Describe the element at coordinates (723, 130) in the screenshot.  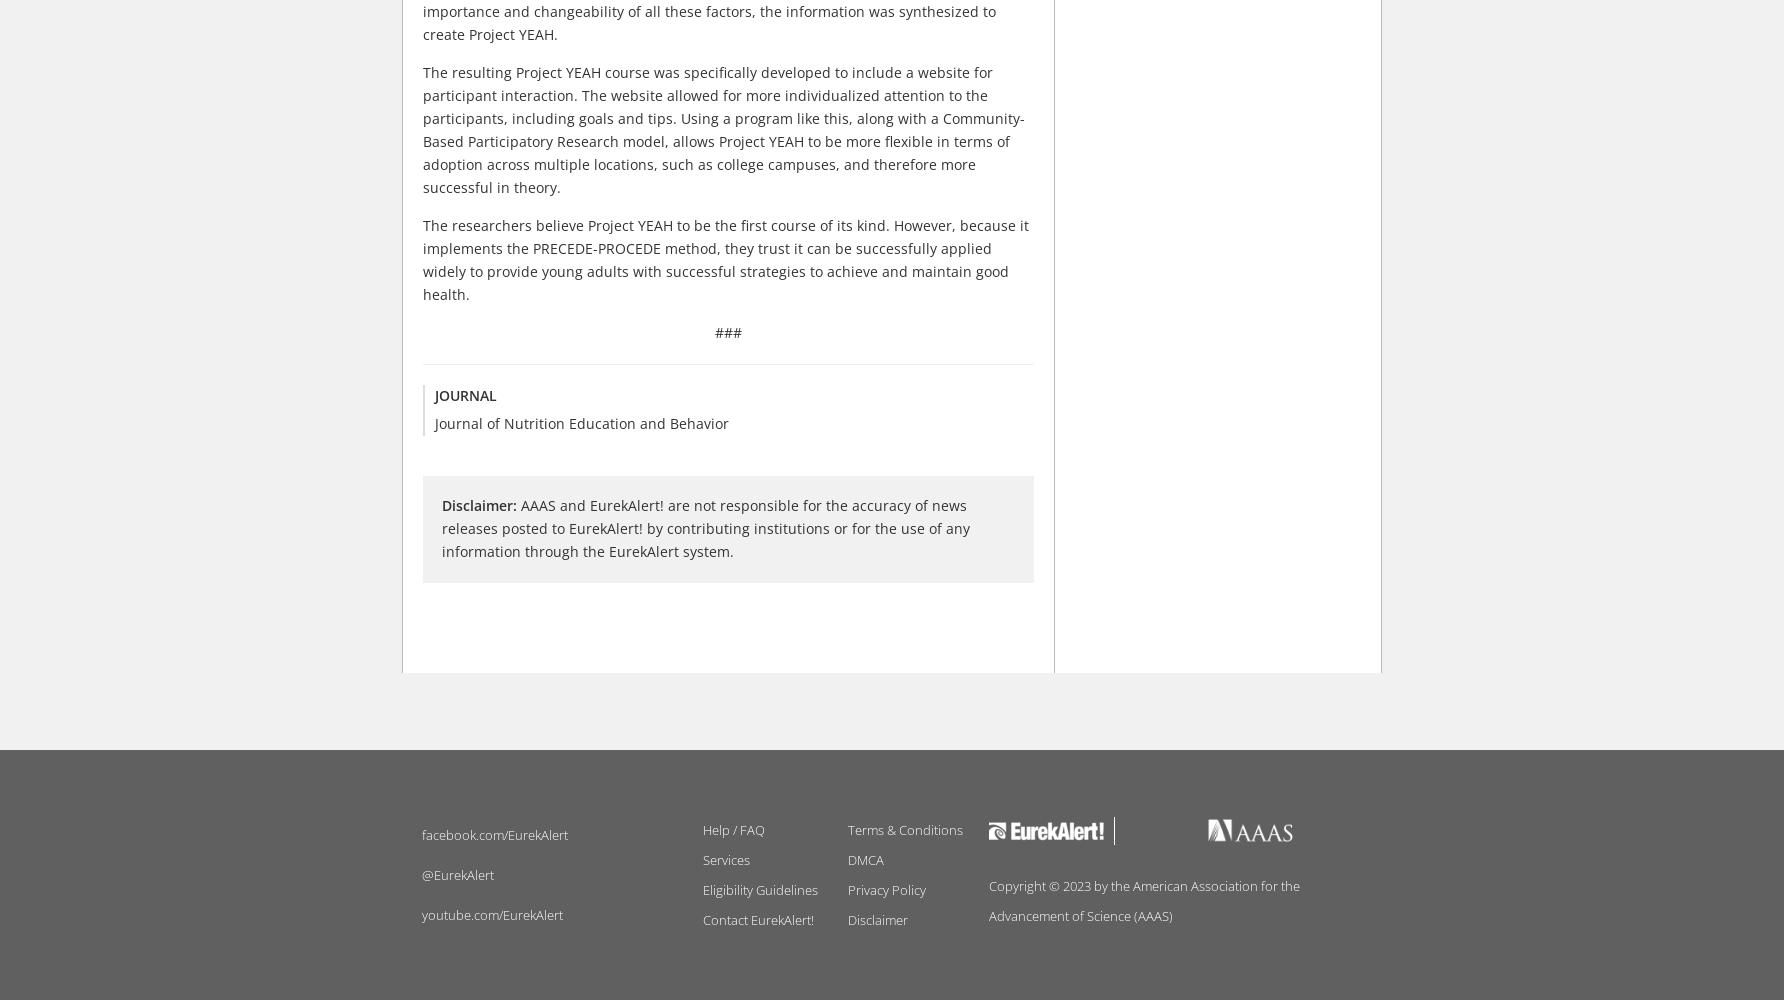
I see `'The resulting Project YEAH course was specifically developed to include a website for participant interaction. The website allowed for more individualized attention to the participants, including goals and tips. Using a program like this, along with a Community-Based Participatory Research model, allows Project YEAH to be more flexible in terms of adoption across multiple locations, such as college campuses, and therefore more successful in theory.'` at that location.